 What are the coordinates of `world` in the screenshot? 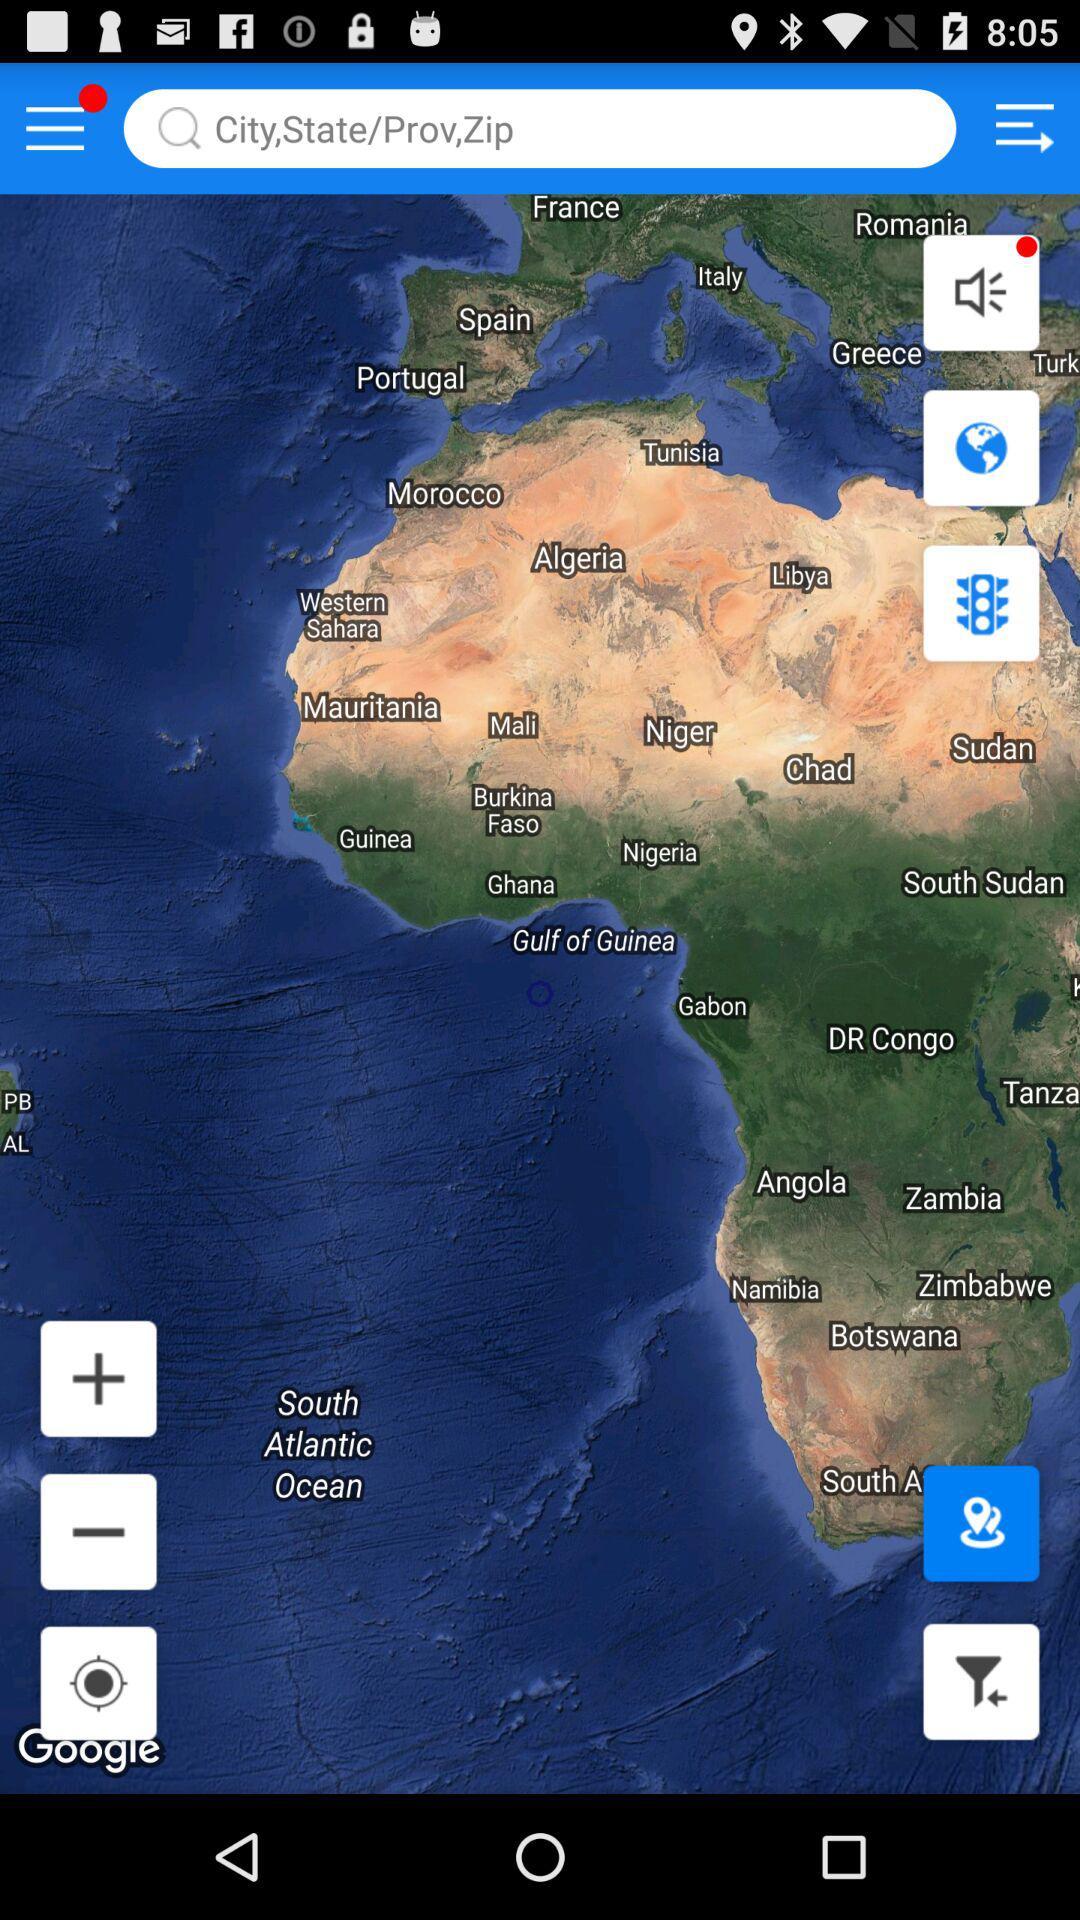 It's located at (980, 447).